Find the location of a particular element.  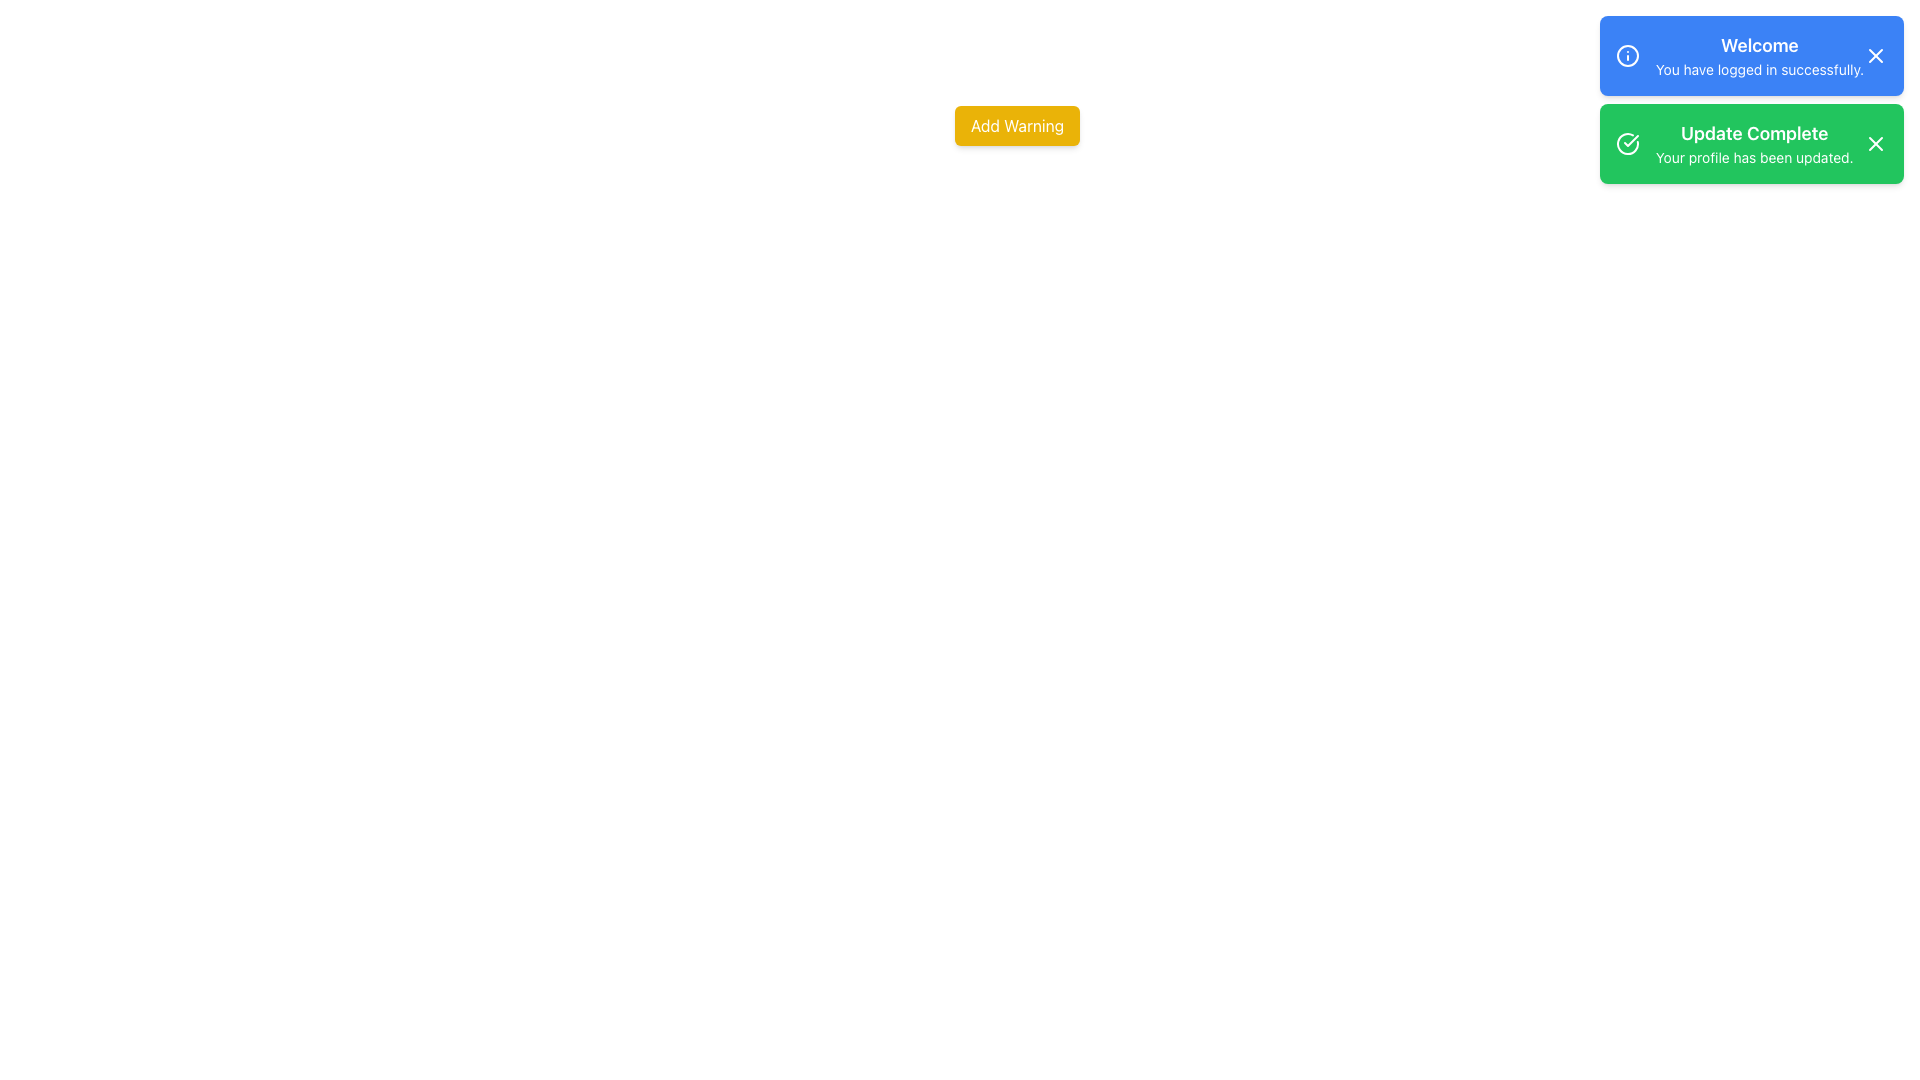

the close button, represented by an 'X' shaped icon, located in the top-right corner of the blue notification card that displays 'Welcome You have logged in successfully.' is located at coordinates (1875, 142).